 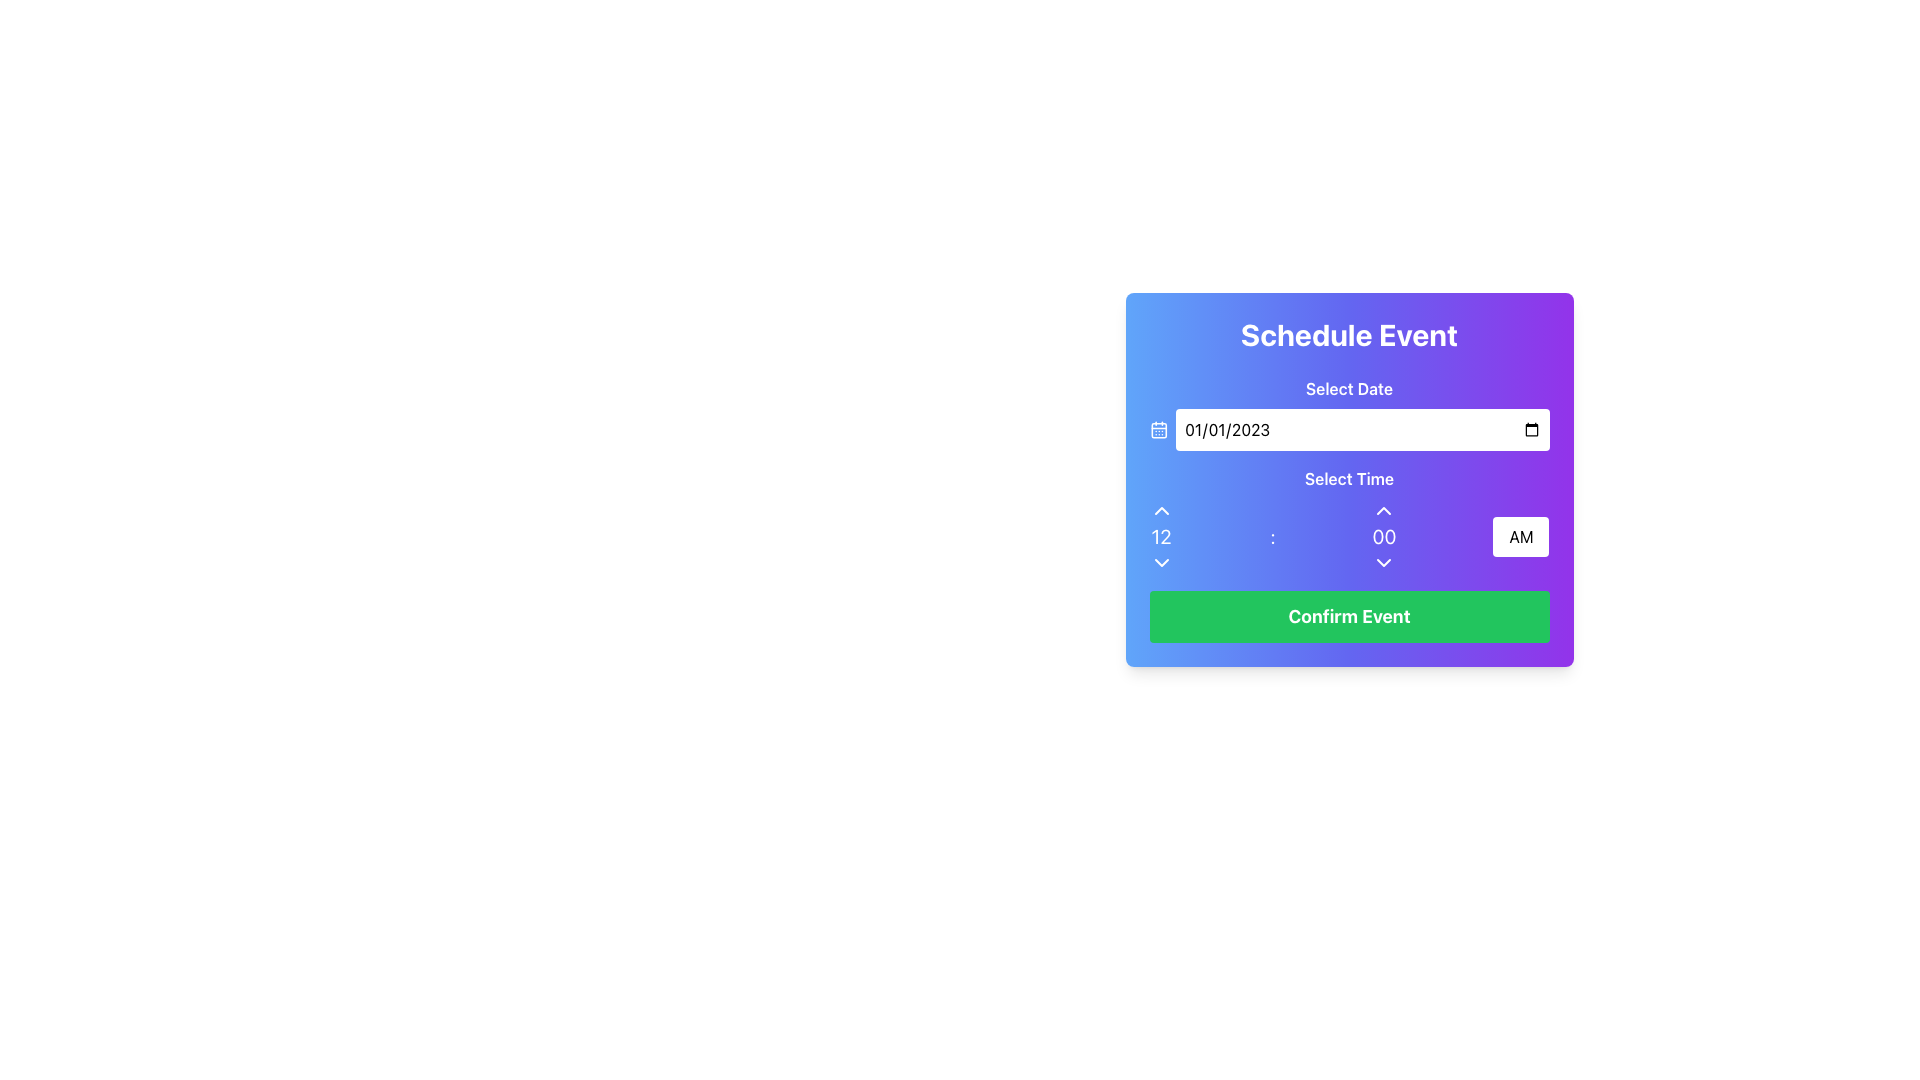 I want to click on the Text Display that shows the minutes component of the selected time, located below the colon ':' in the 'Select Time' section, so click(x=1383, y=535).